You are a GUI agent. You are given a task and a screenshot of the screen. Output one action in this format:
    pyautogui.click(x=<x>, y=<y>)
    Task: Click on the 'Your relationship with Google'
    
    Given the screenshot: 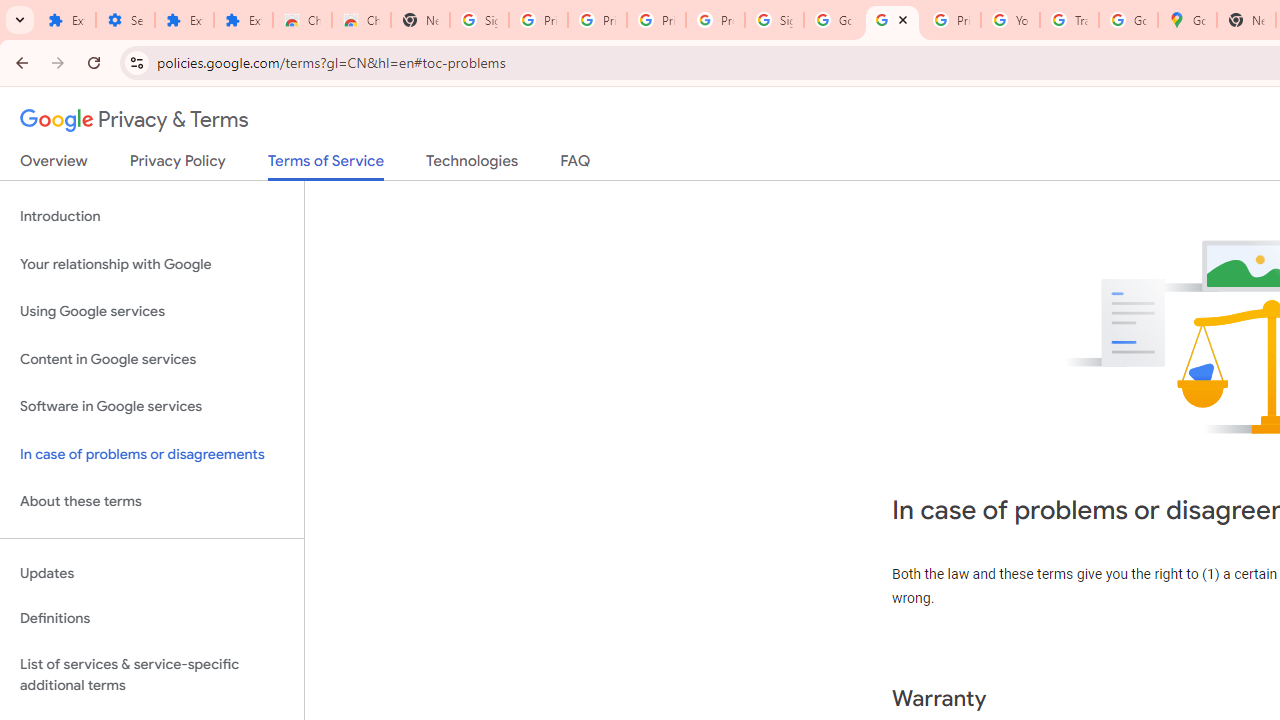 What is the action you would take?
    pyautogui.click(x=151, y=263)
    